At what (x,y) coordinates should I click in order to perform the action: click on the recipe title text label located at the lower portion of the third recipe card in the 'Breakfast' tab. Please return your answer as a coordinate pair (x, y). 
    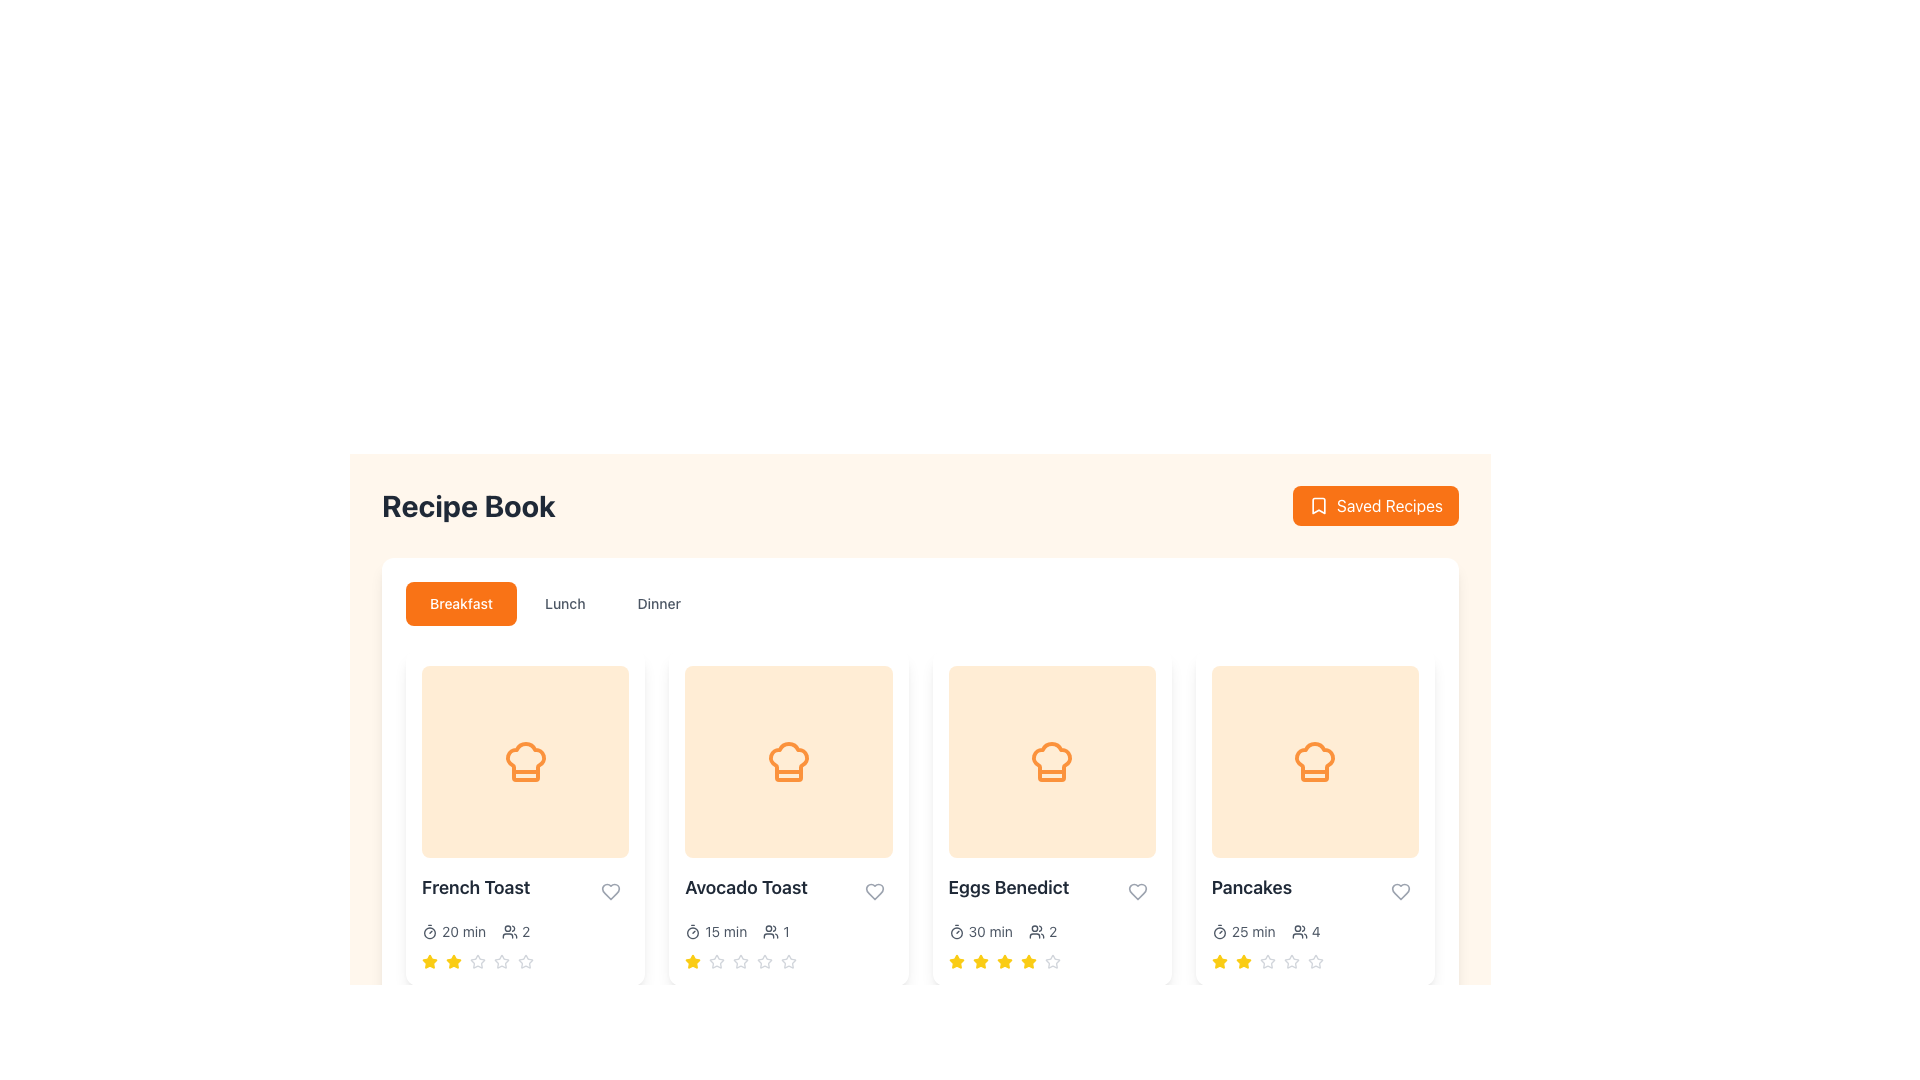
    Looking at the image, I should click on (1008, 886).